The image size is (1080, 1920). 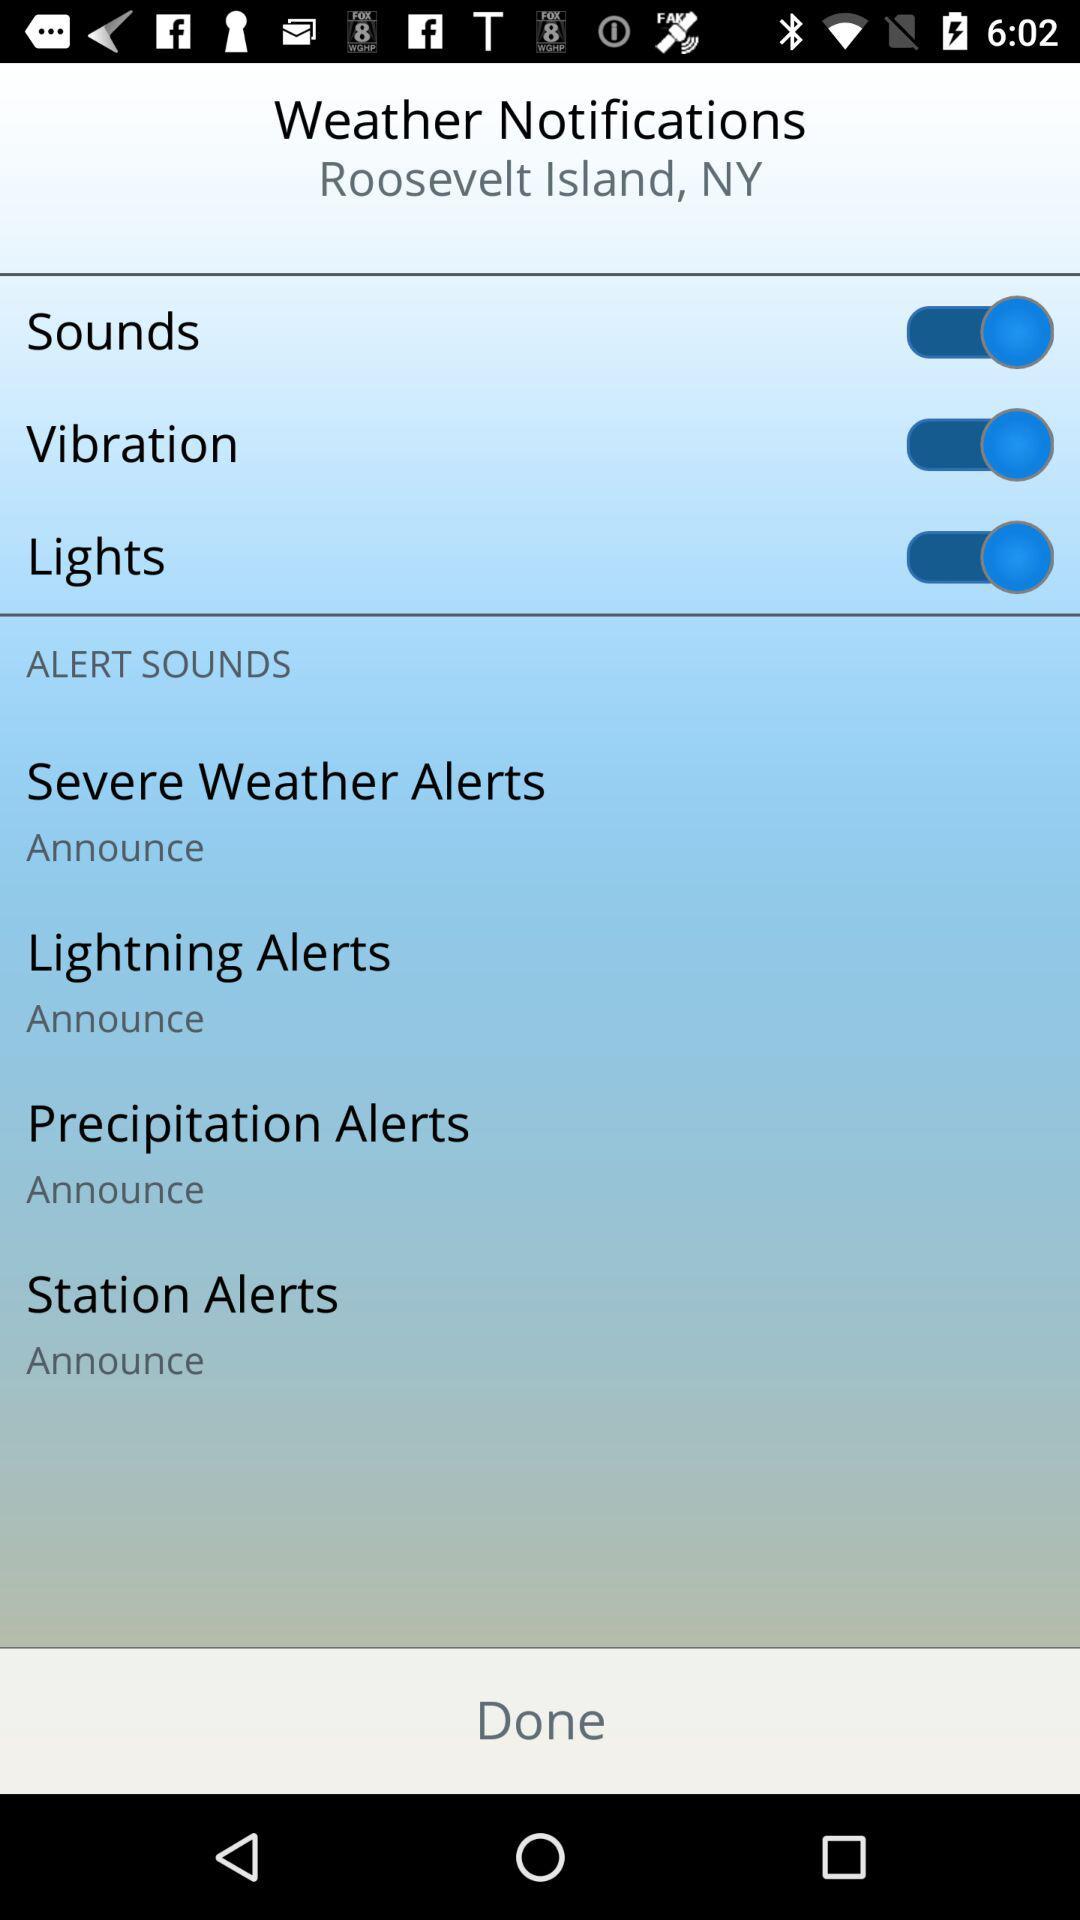 What do you see at coordinates (540, 557) in the screenshot?
I see `the item below vibration item` at bounding box center [540, 557].